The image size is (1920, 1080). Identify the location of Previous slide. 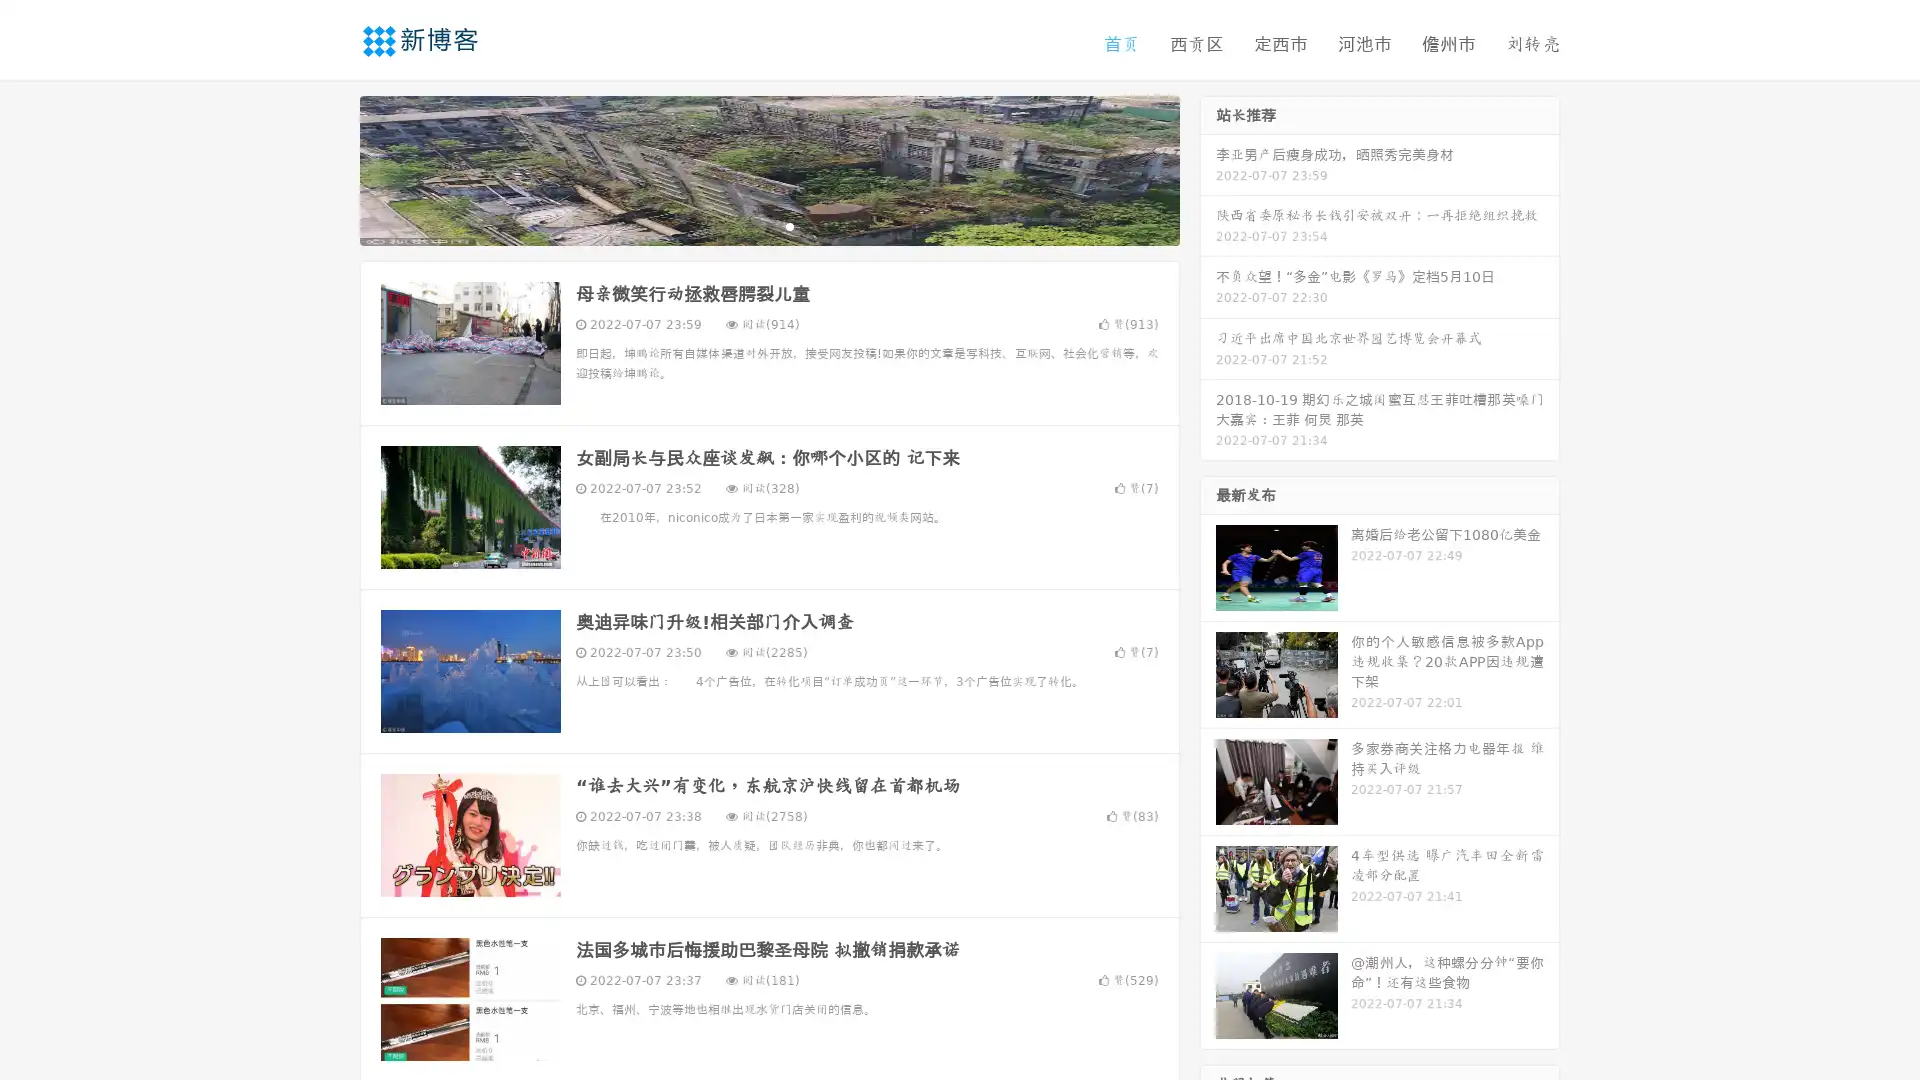
(330, 168).